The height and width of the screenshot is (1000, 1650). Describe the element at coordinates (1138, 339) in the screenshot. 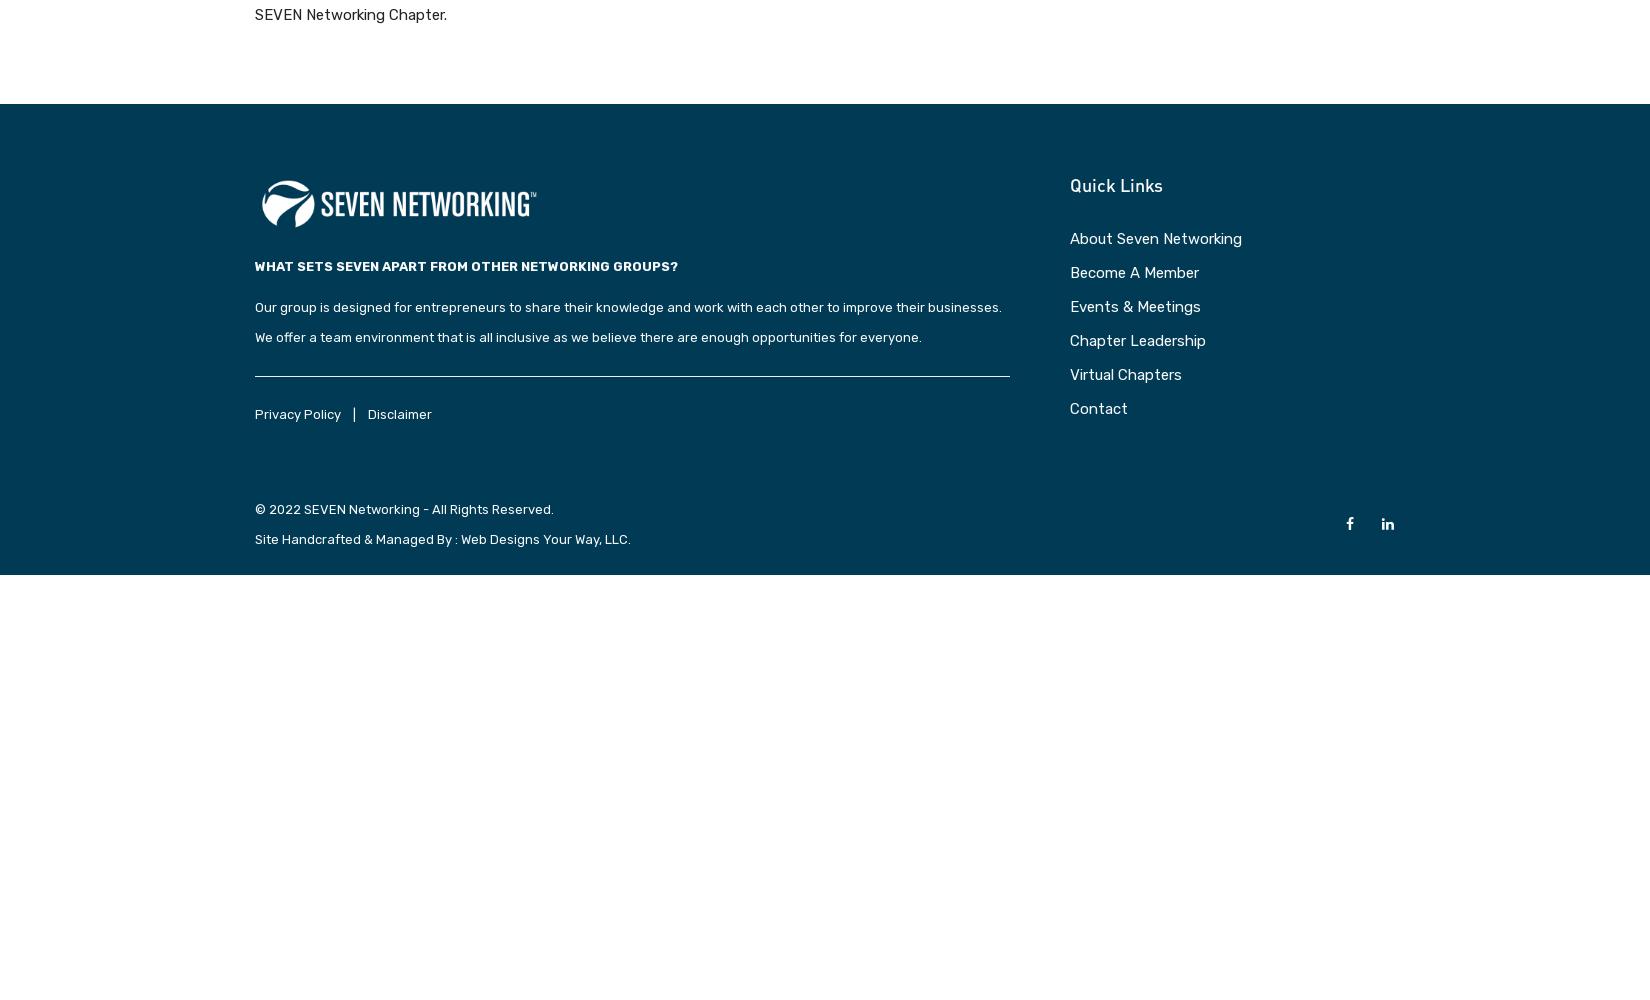

I see `'Chapter Leadership'` at that location.